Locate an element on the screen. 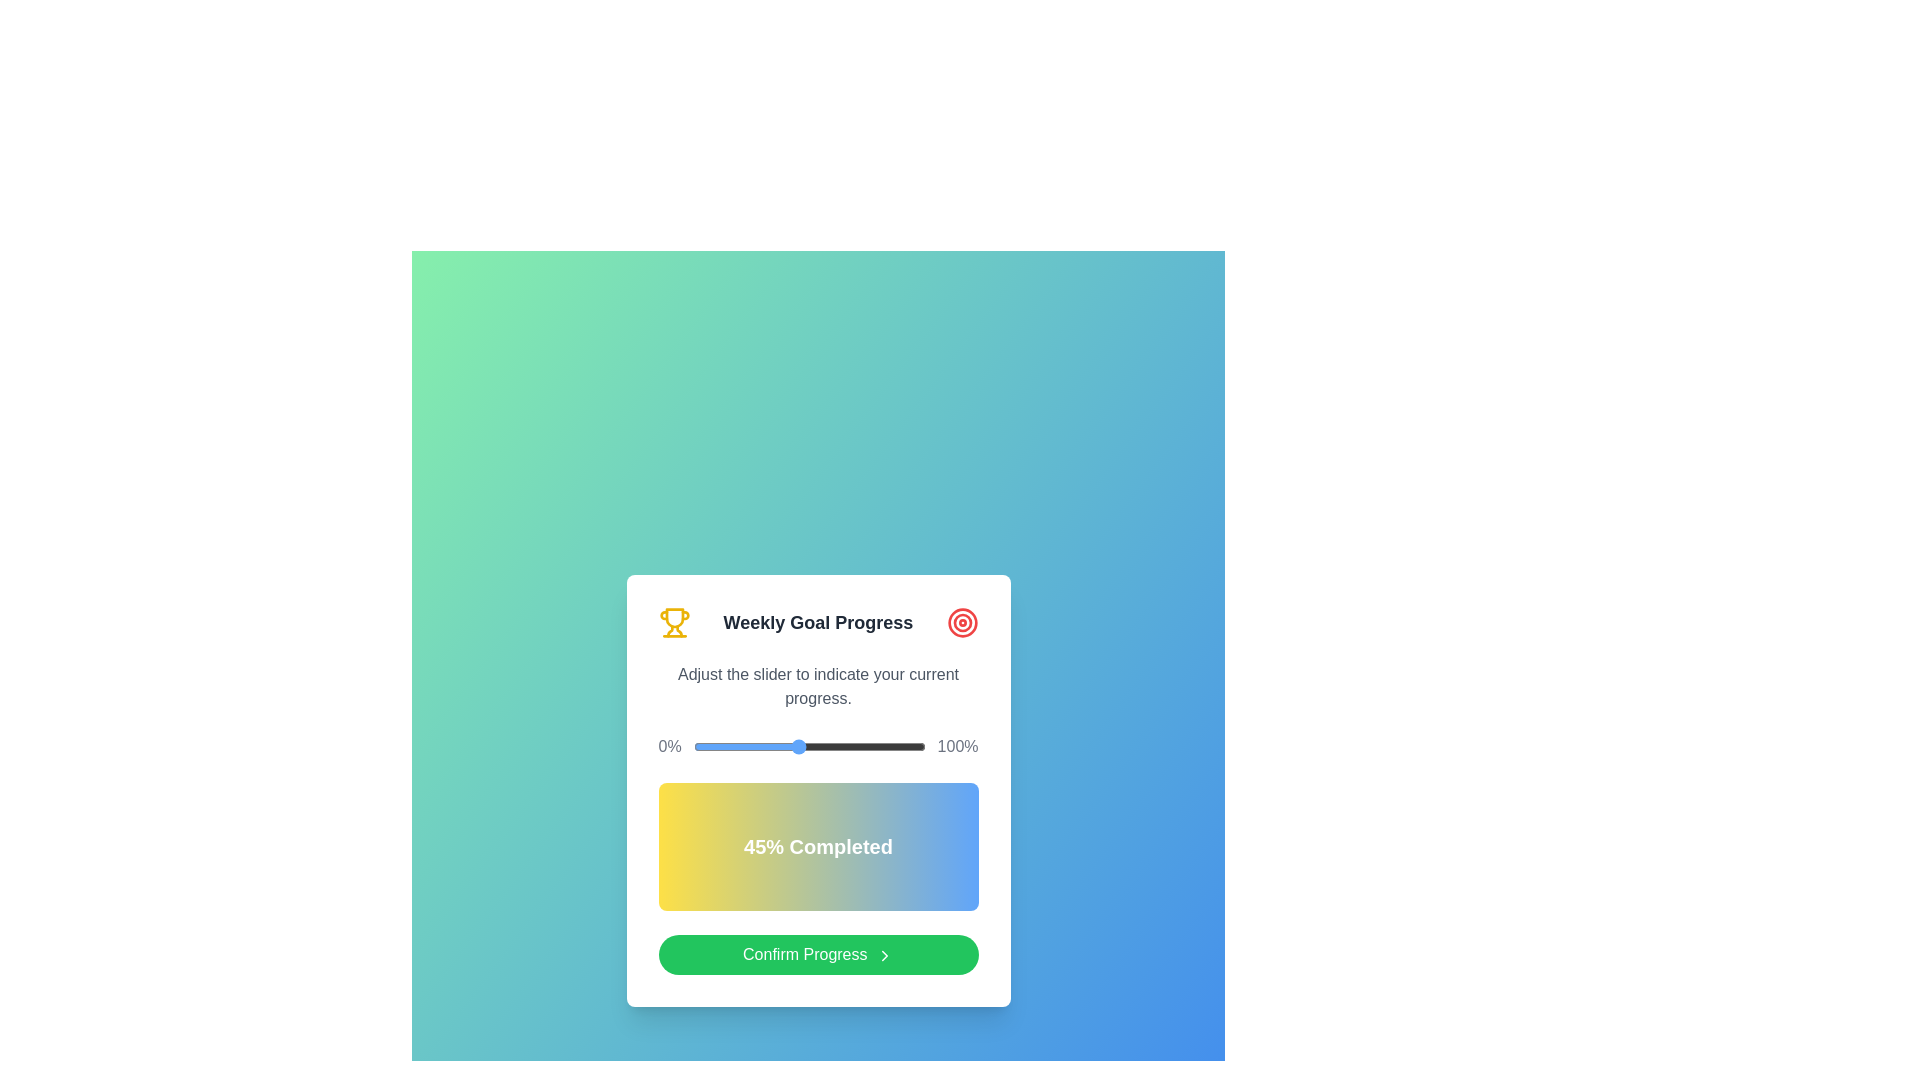 This screenshot has width=1920, height=1080. the slider to set the progress percentage to 42 is located at coordinates (790, 747).